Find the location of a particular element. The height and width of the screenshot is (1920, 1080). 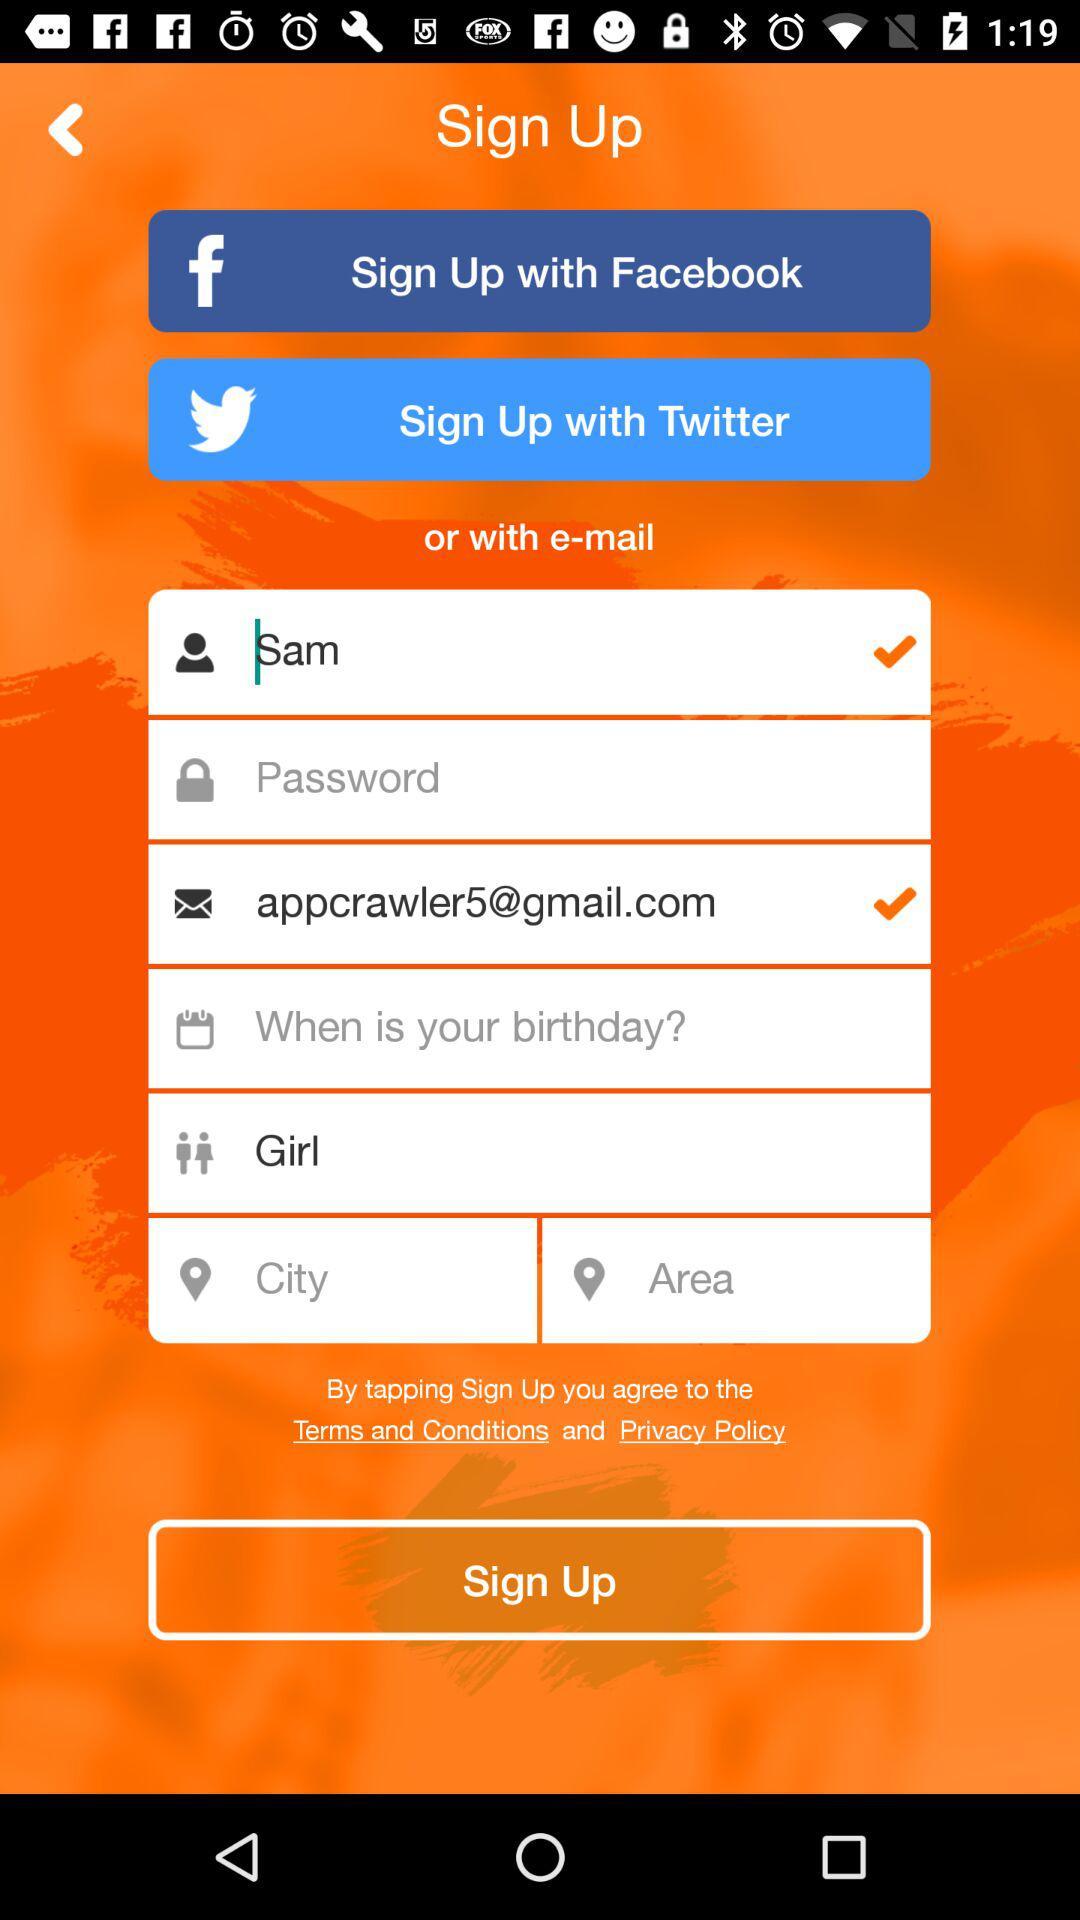

introduce area is located at coordinates (782, 1280).